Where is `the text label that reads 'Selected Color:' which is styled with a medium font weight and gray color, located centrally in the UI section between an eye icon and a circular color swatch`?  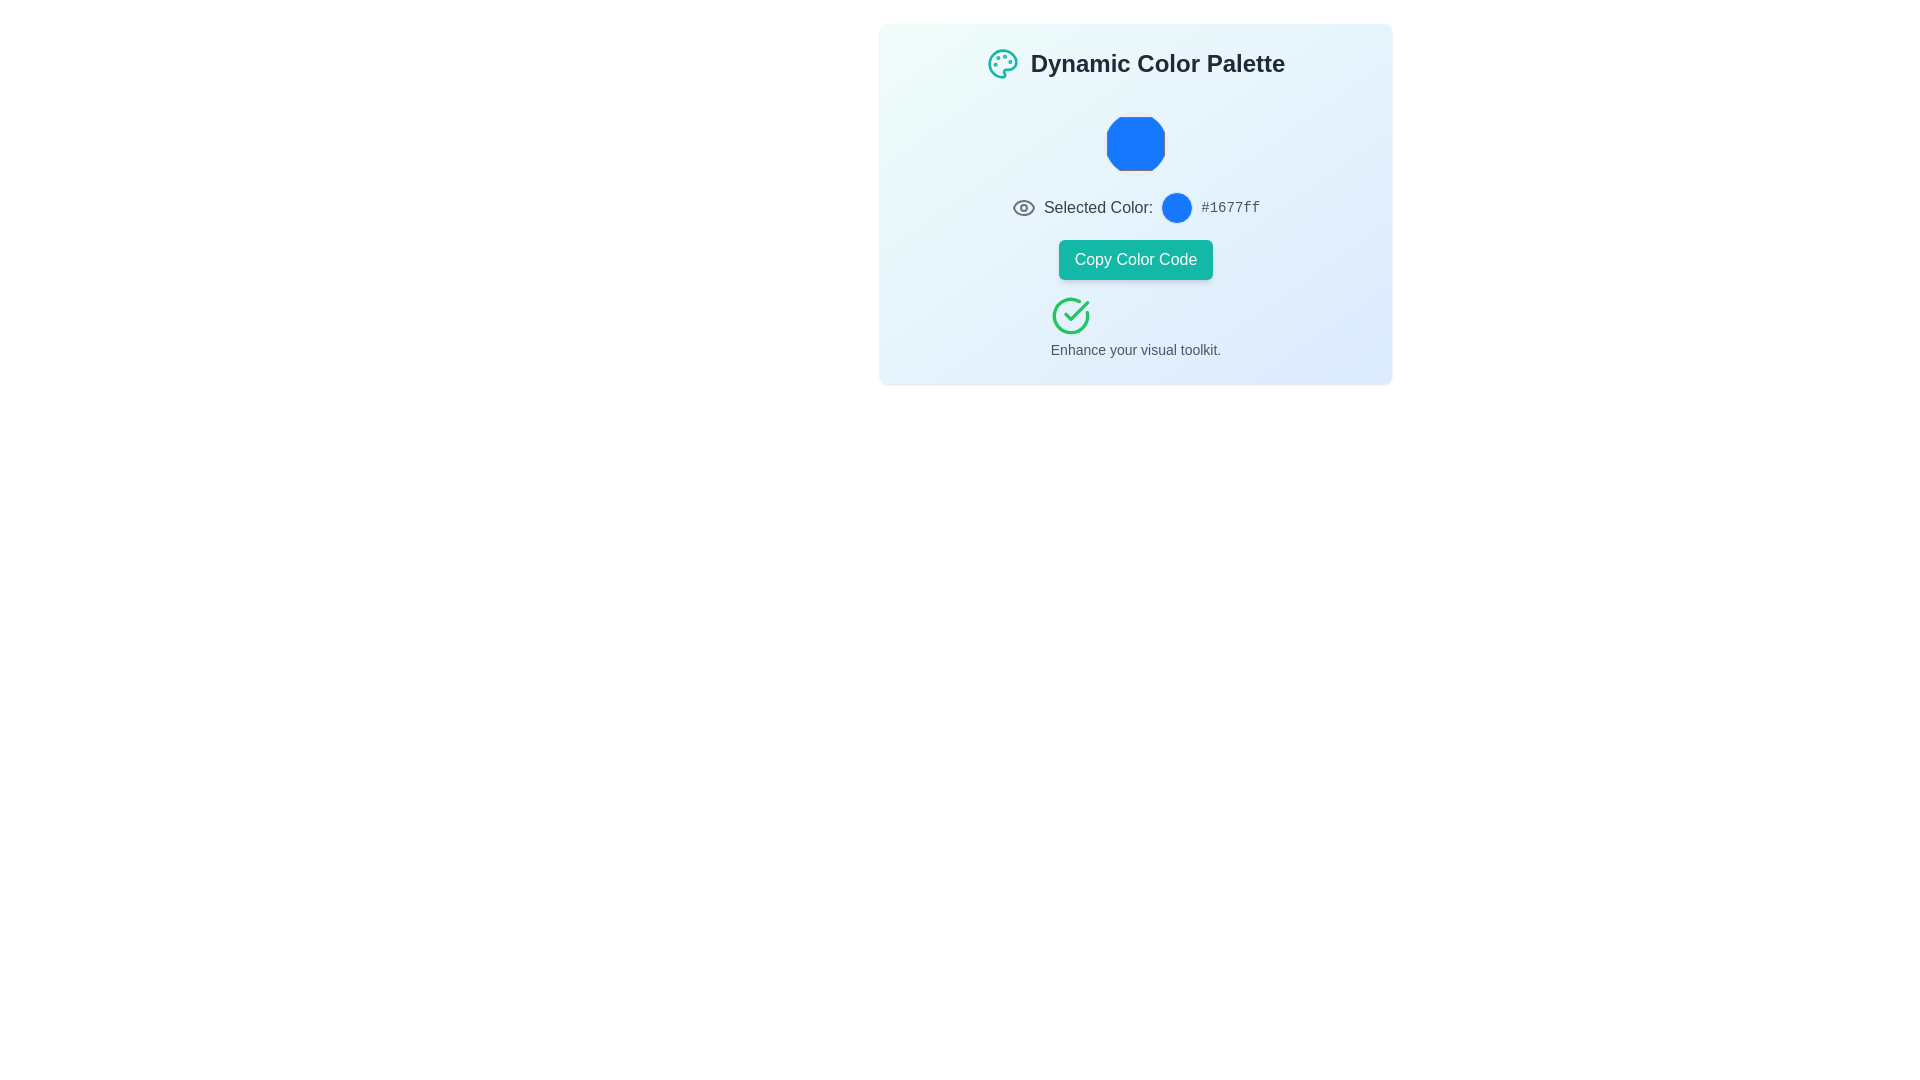
the text label that reads 'Selected Color:' which is styled with a medium font weight and gray color, located centrally in the UI section between an eye icon and a circular color swatch is located at coordinates (1097, 208).